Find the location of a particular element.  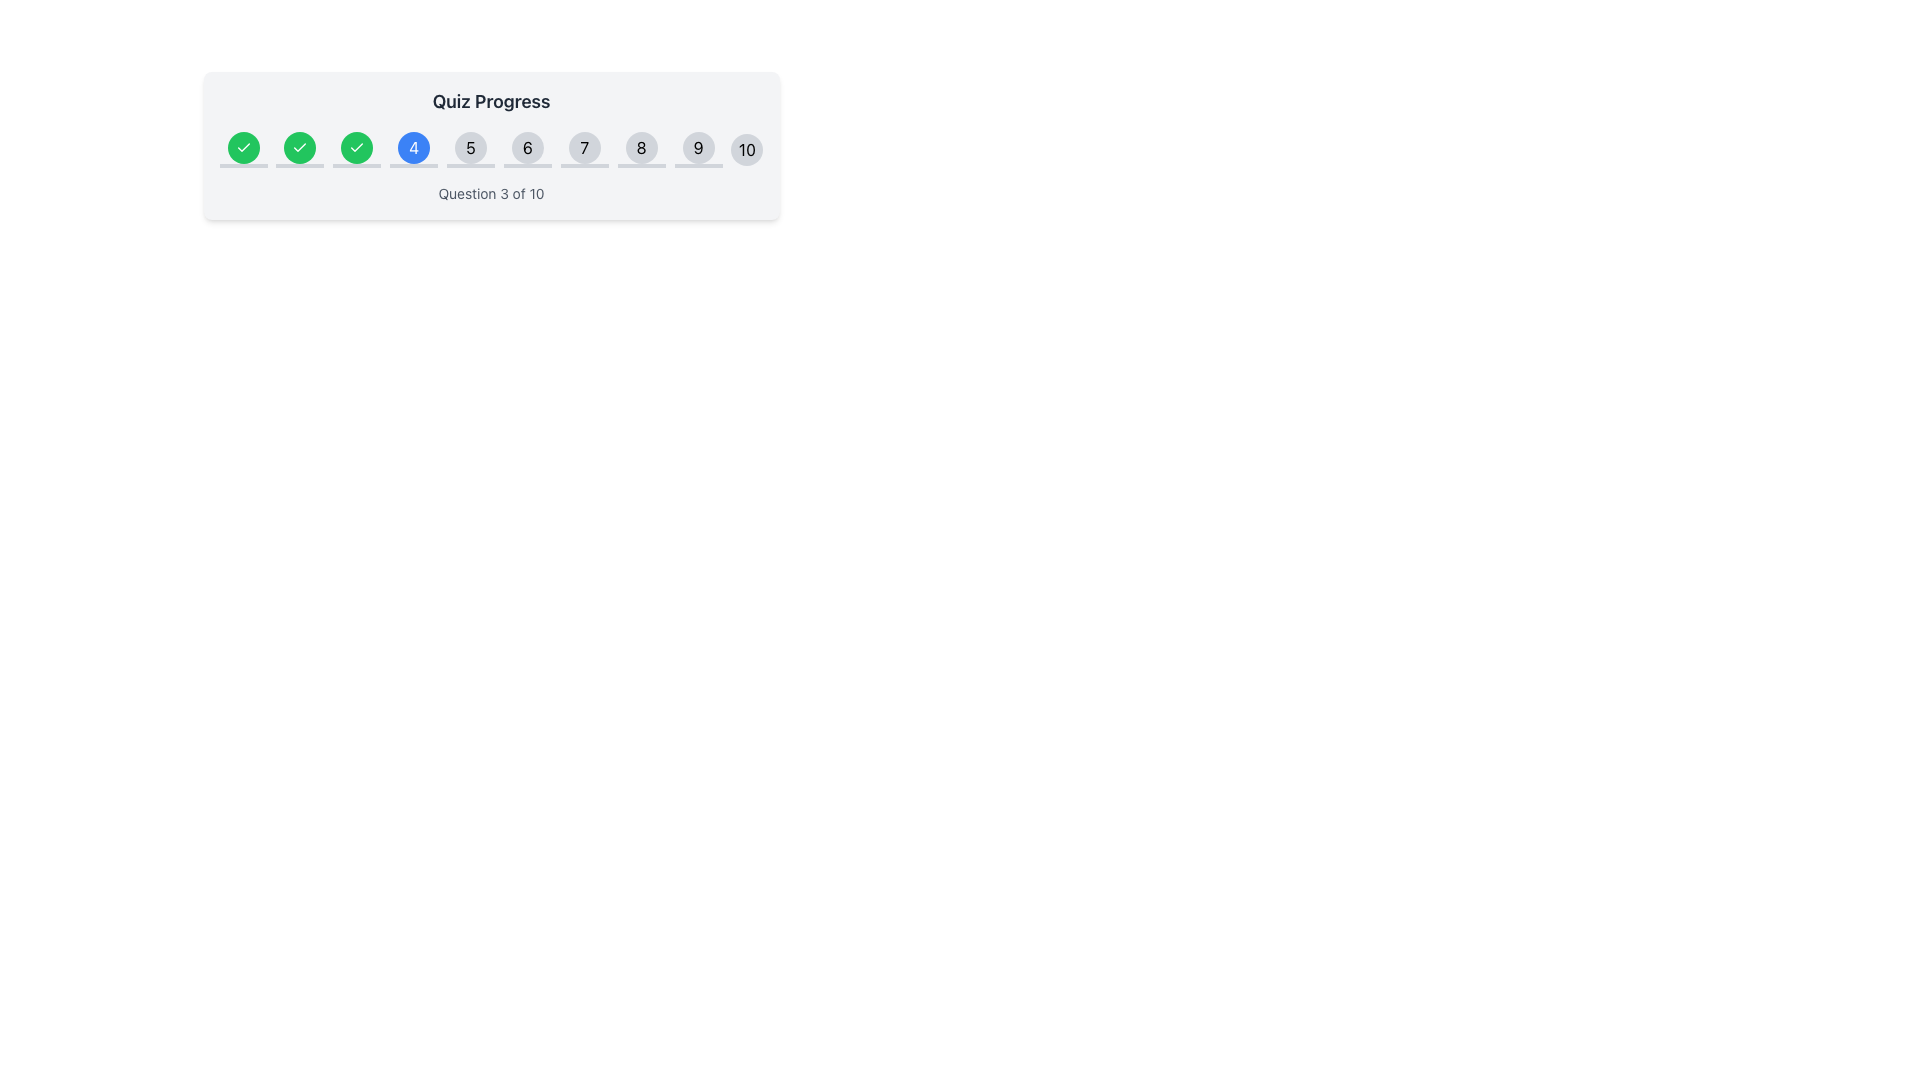

the status of the circular green icon with a white checkmark, which indicates completion or confirmation, located in the horizontal progress tracker as the third item from the left is located at coordinates (299, 146).